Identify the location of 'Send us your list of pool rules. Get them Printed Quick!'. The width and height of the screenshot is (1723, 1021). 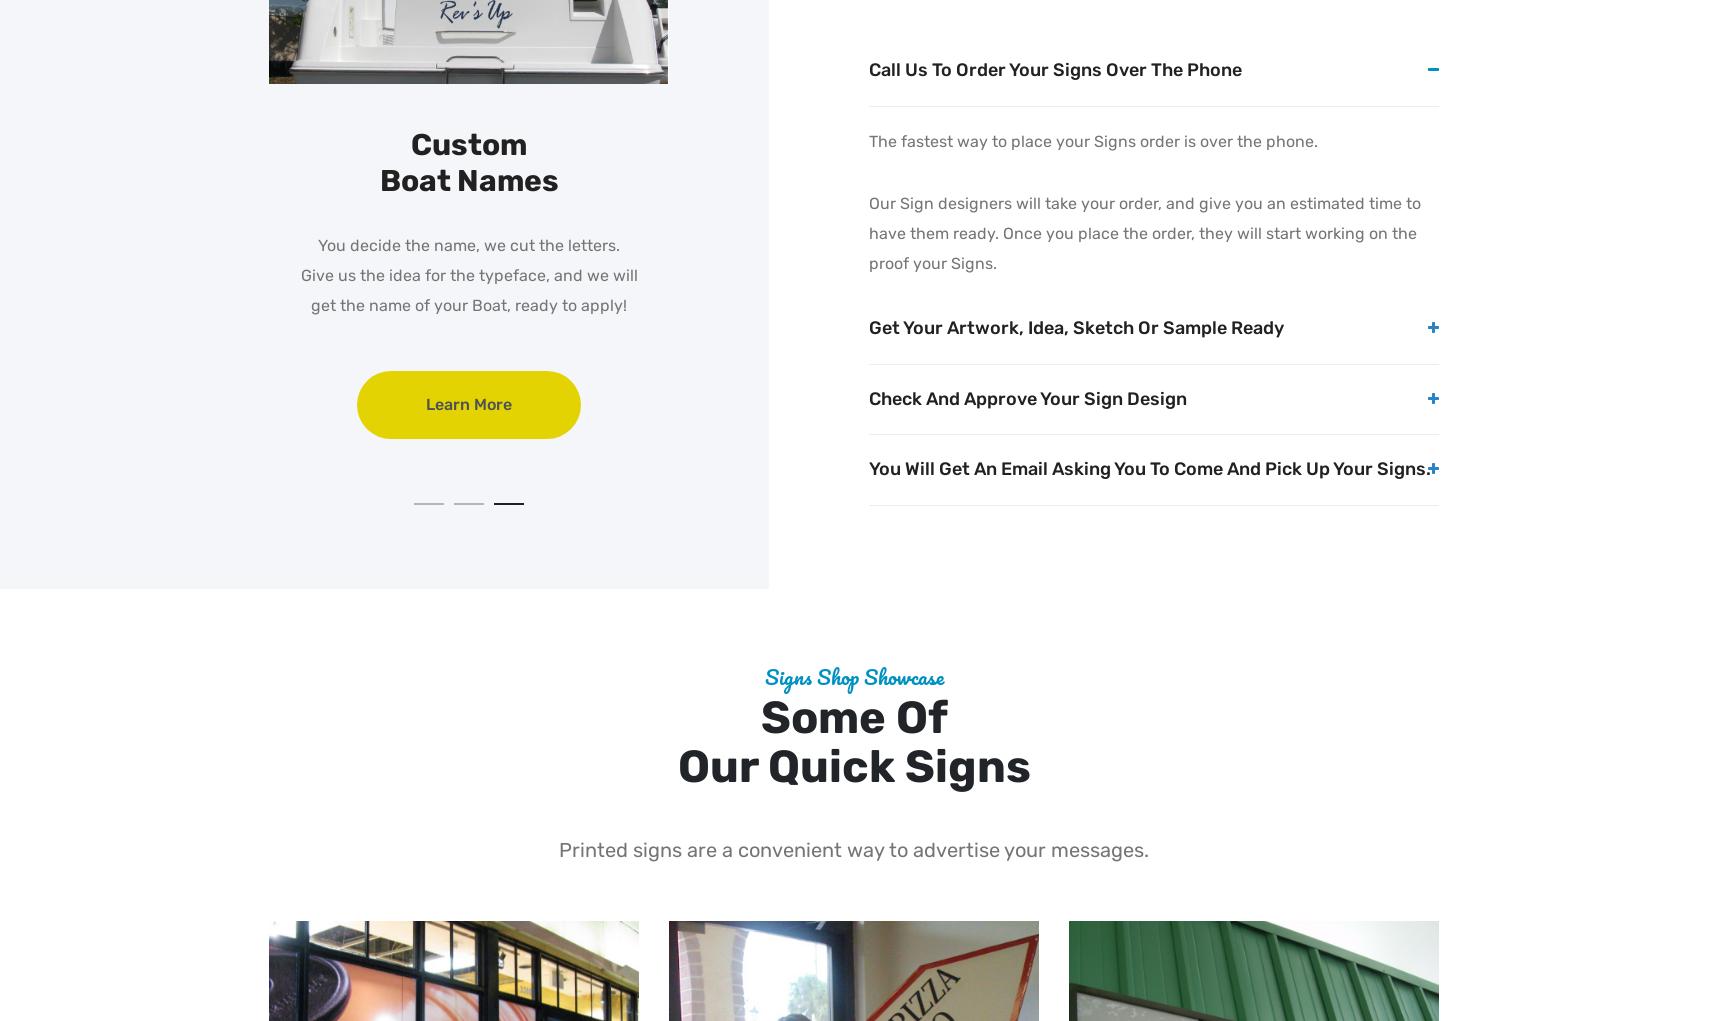
(468, 258).